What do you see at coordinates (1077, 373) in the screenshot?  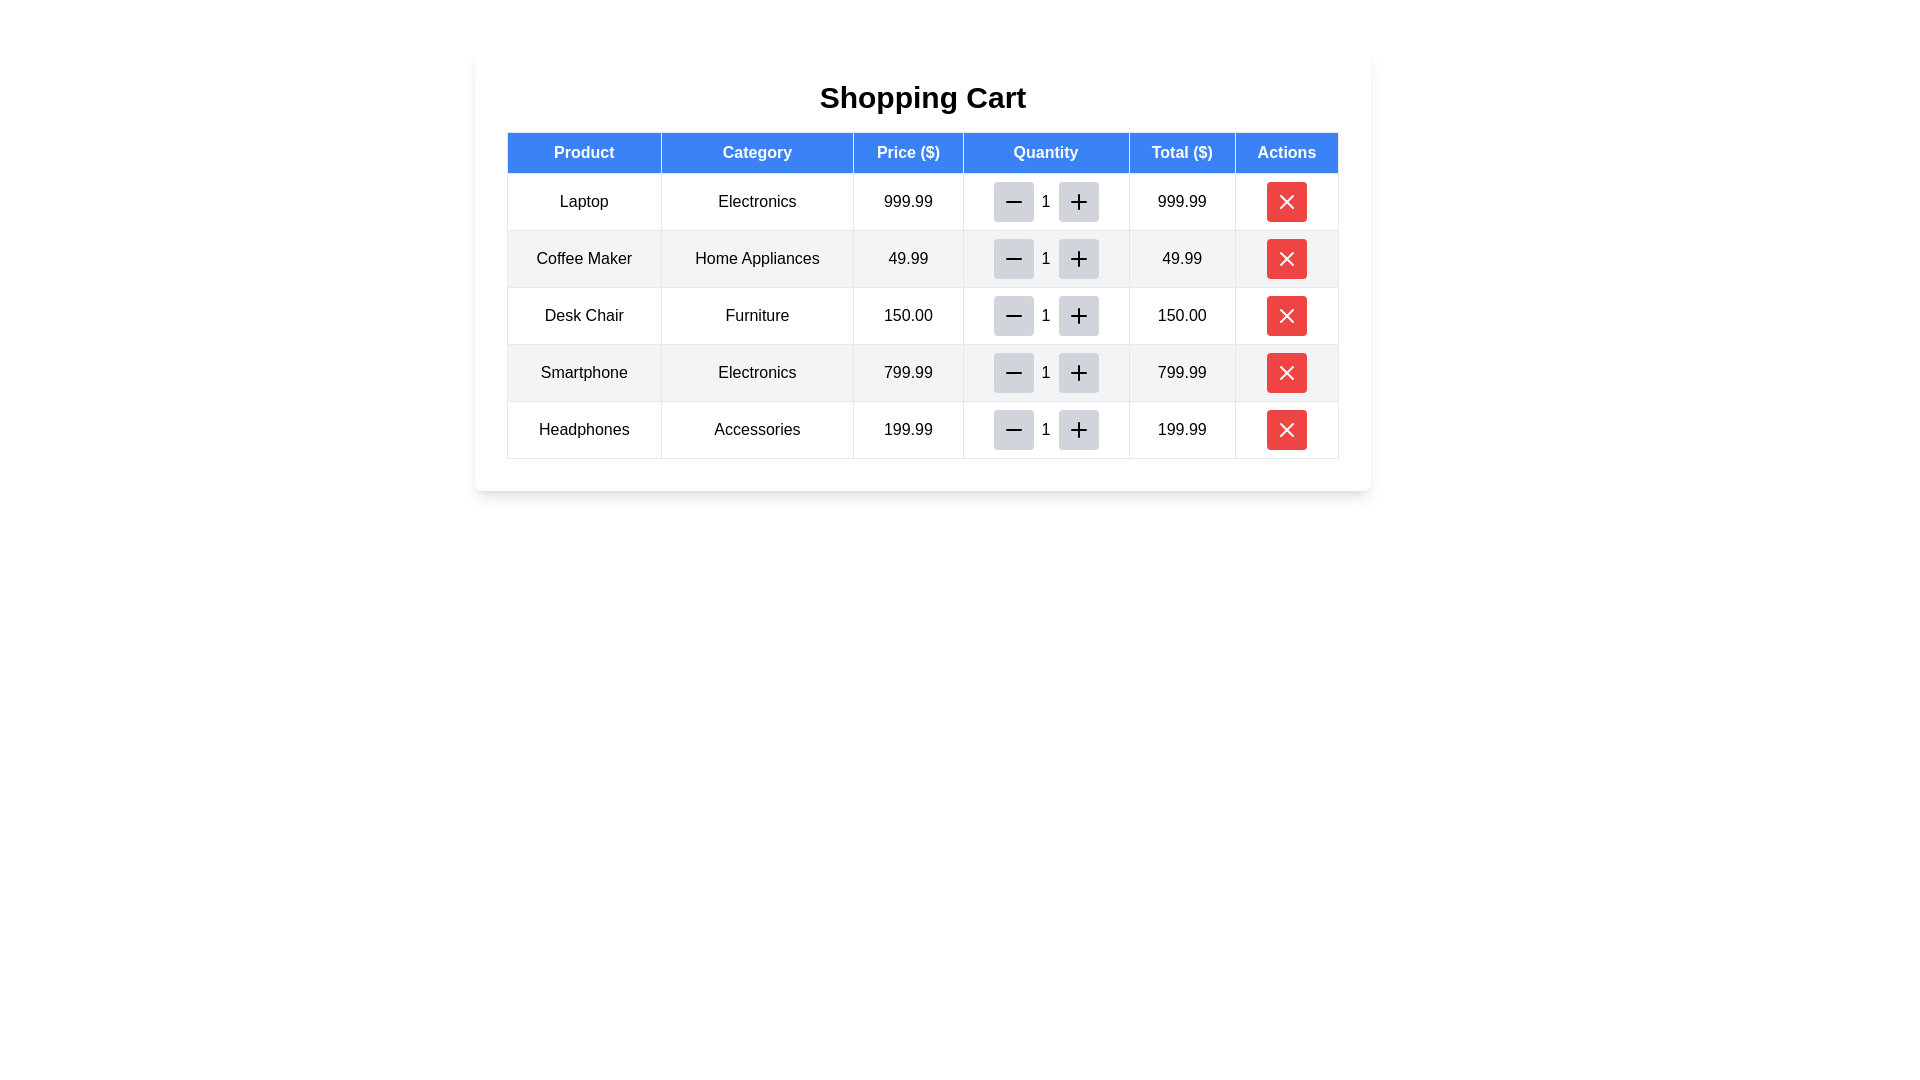 I see `the 'plus' button in the 'Quantity' column for the 'Smartphone' item in the shopping cart to increment its quantity` at bounding box center [1077, 373].